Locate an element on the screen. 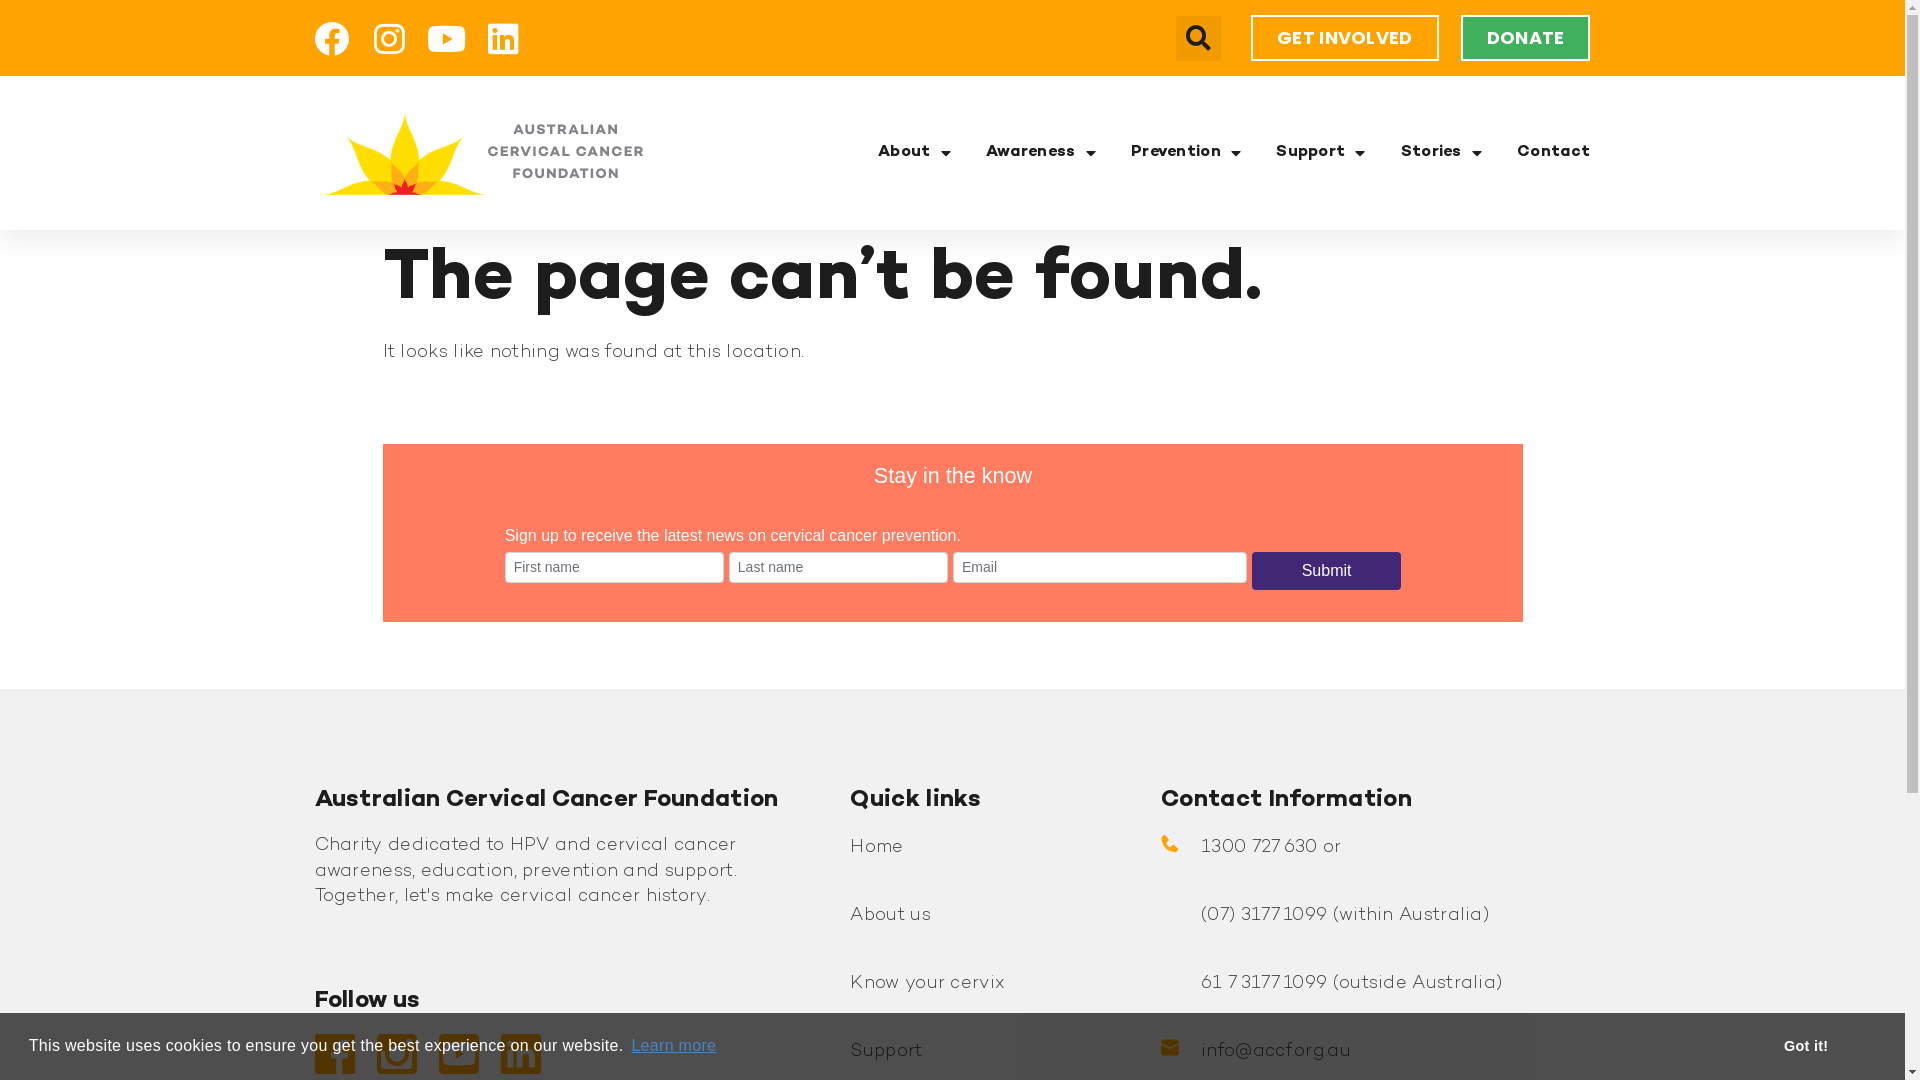 The image size is (1920, 1080). 'Home' is located at coordinates (876, 847).